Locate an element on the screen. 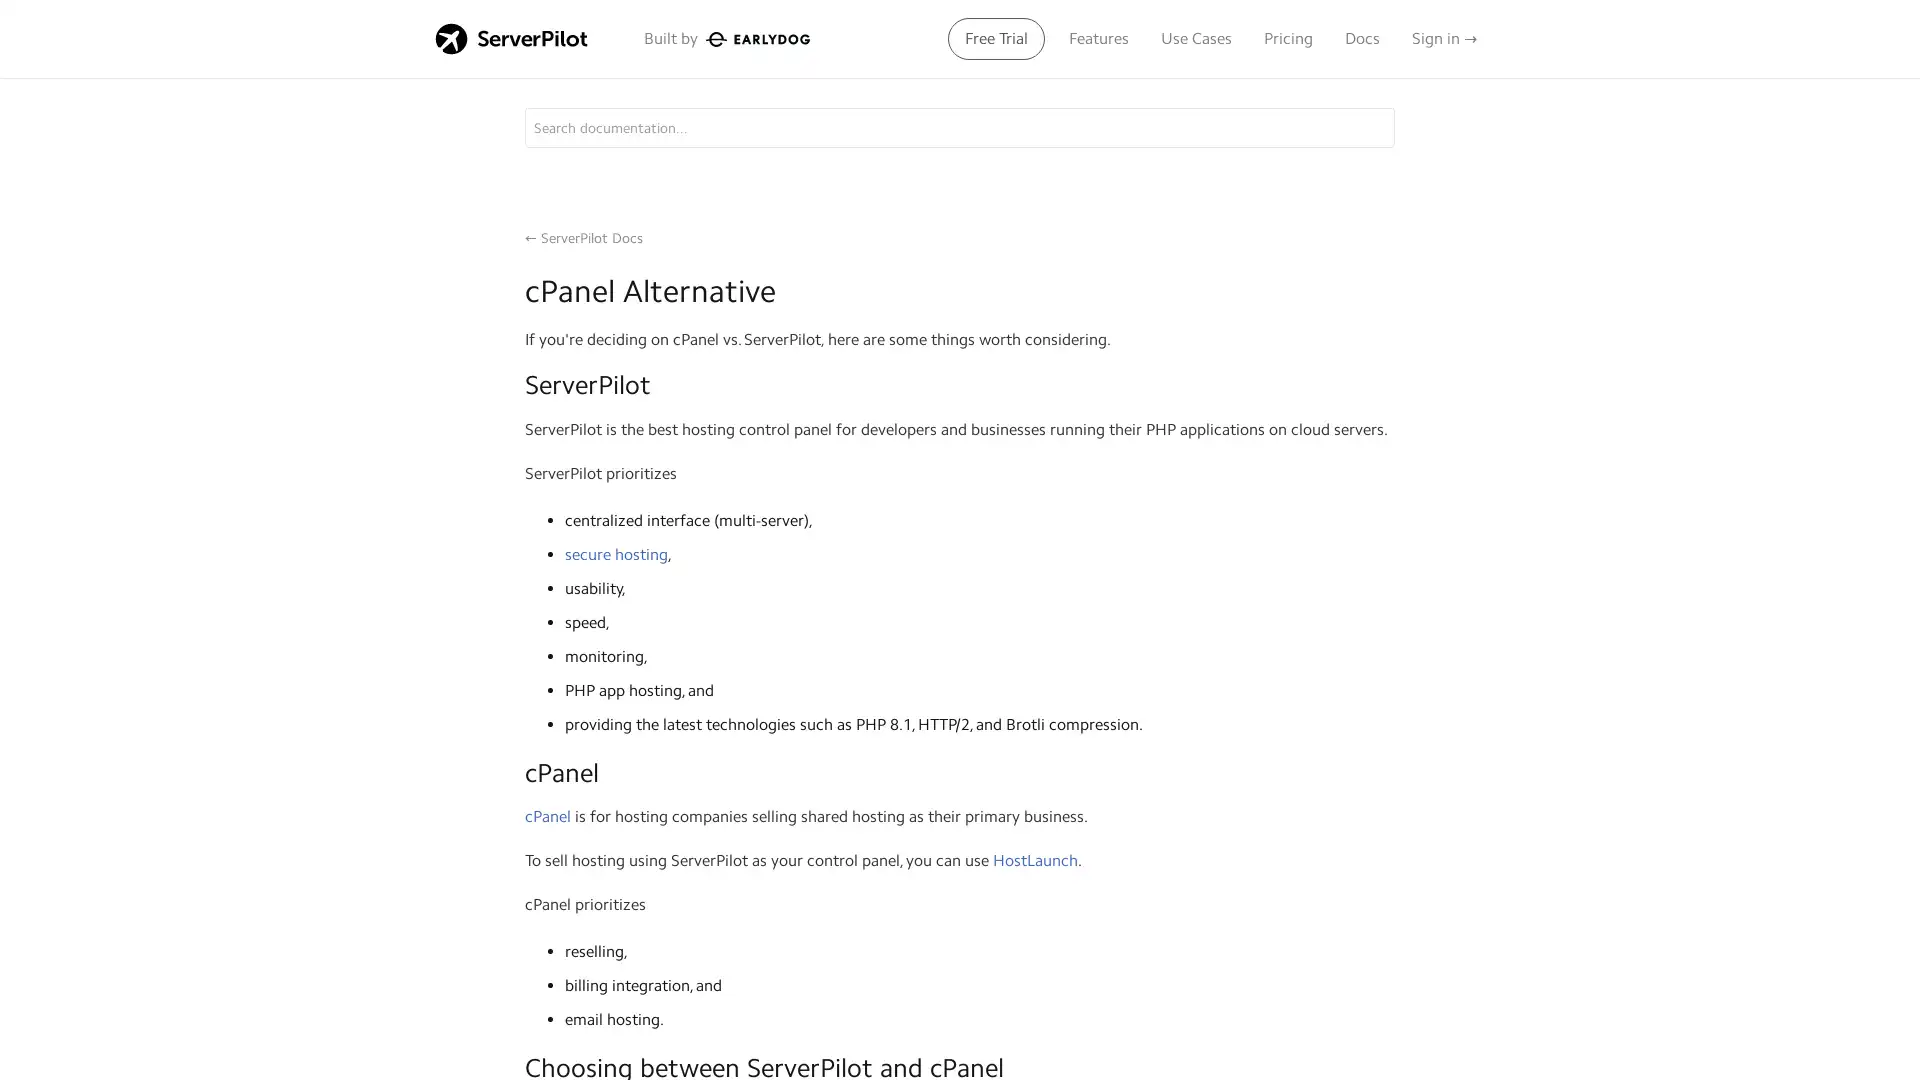 This screenshot has width=1920, height=1080. Features is located at coordinates (1098, 38).